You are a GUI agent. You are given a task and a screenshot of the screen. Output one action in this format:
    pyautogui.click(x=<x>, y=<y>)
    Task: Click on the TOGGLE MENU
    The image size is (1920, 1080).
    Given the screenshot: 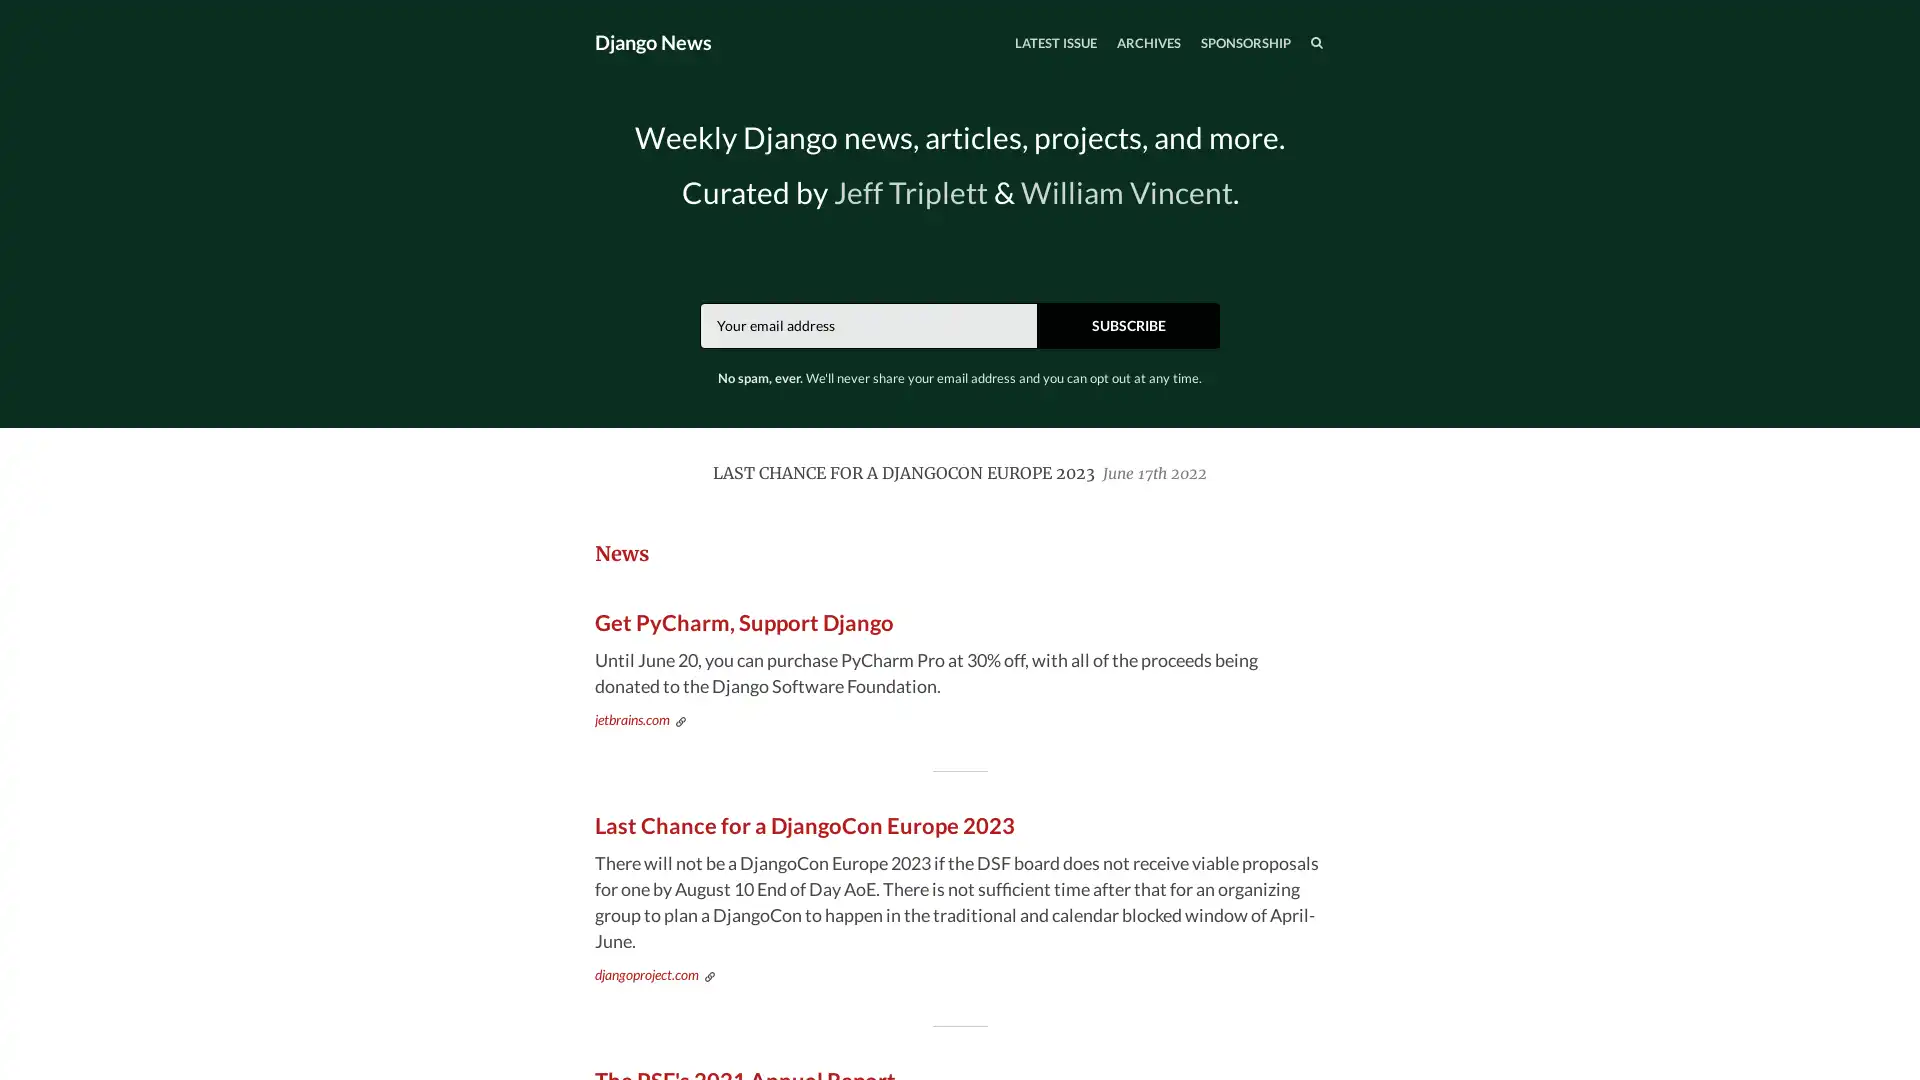 What is the action you would take?
    pyautogui.click(x=598, y=4)
    